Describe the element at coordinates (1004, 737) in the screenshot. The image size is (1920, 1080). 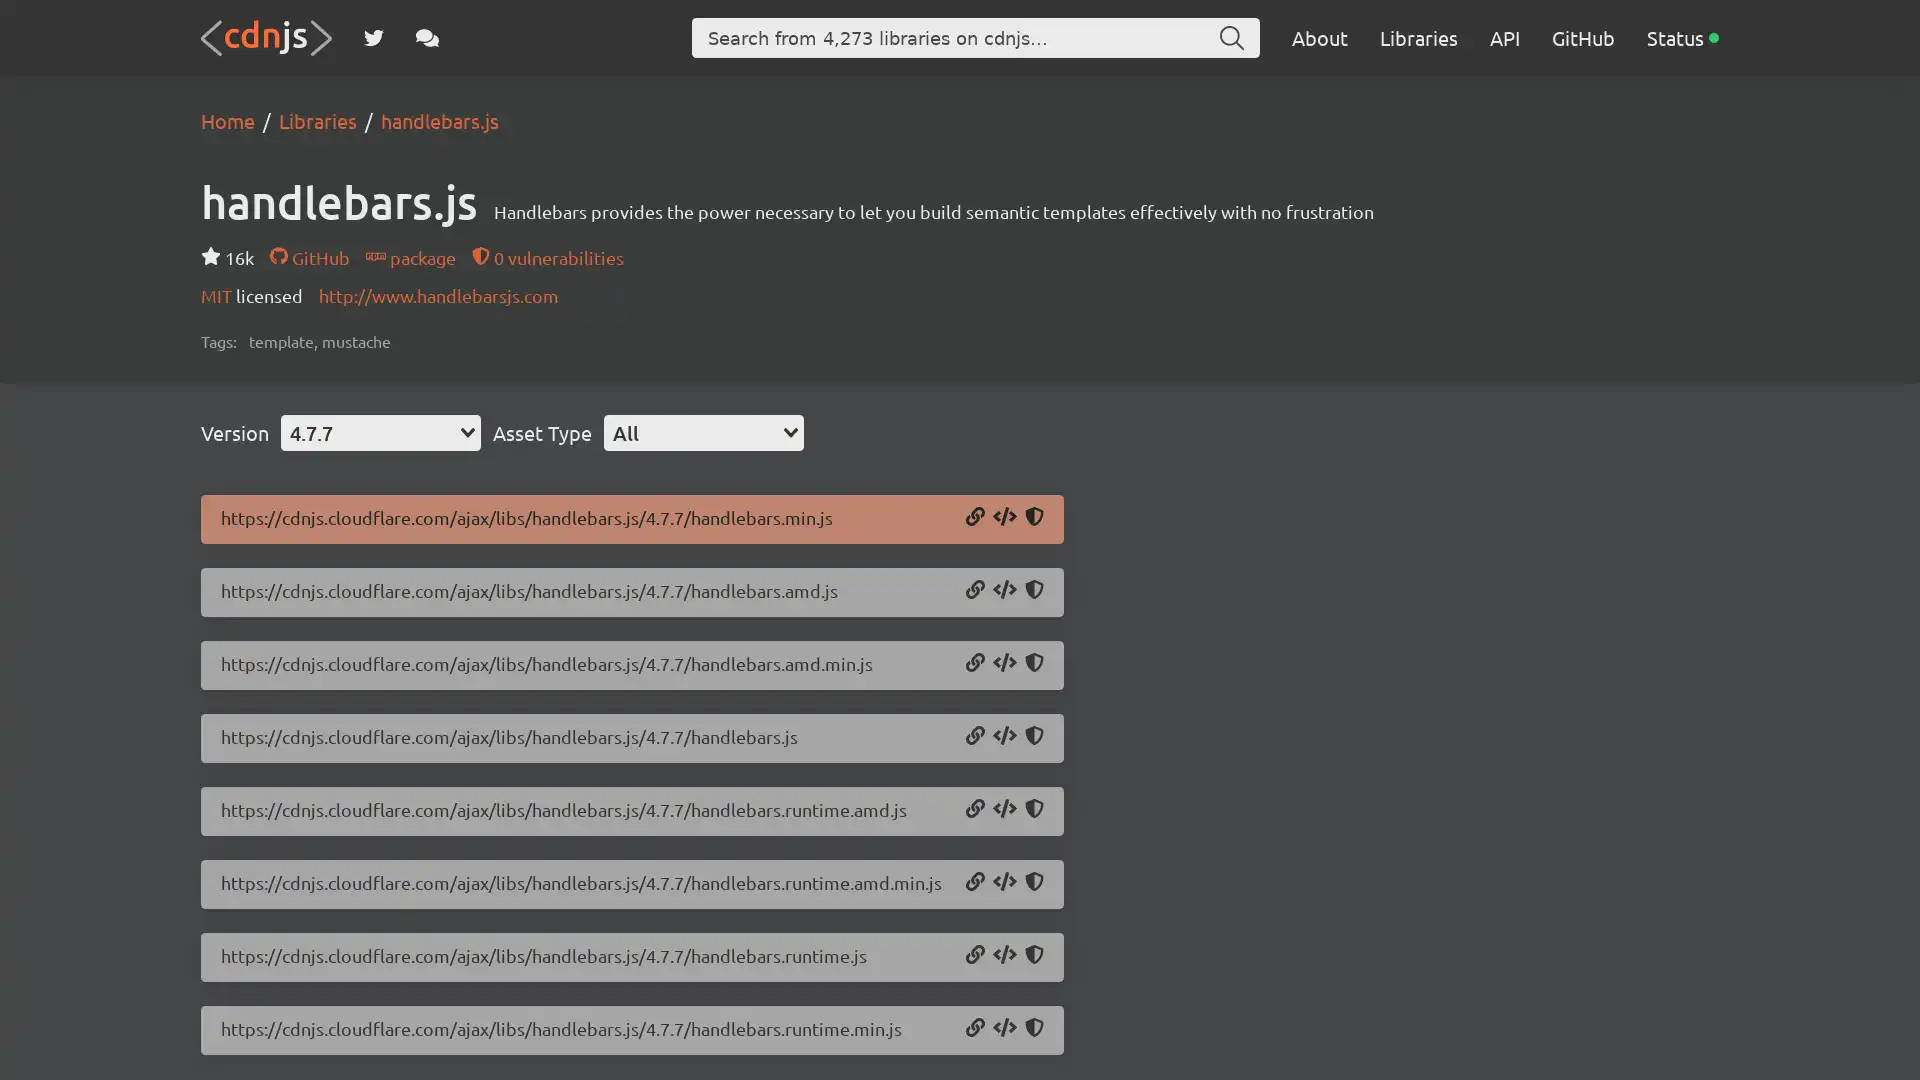
I see `Copy Script Tag` at that location.